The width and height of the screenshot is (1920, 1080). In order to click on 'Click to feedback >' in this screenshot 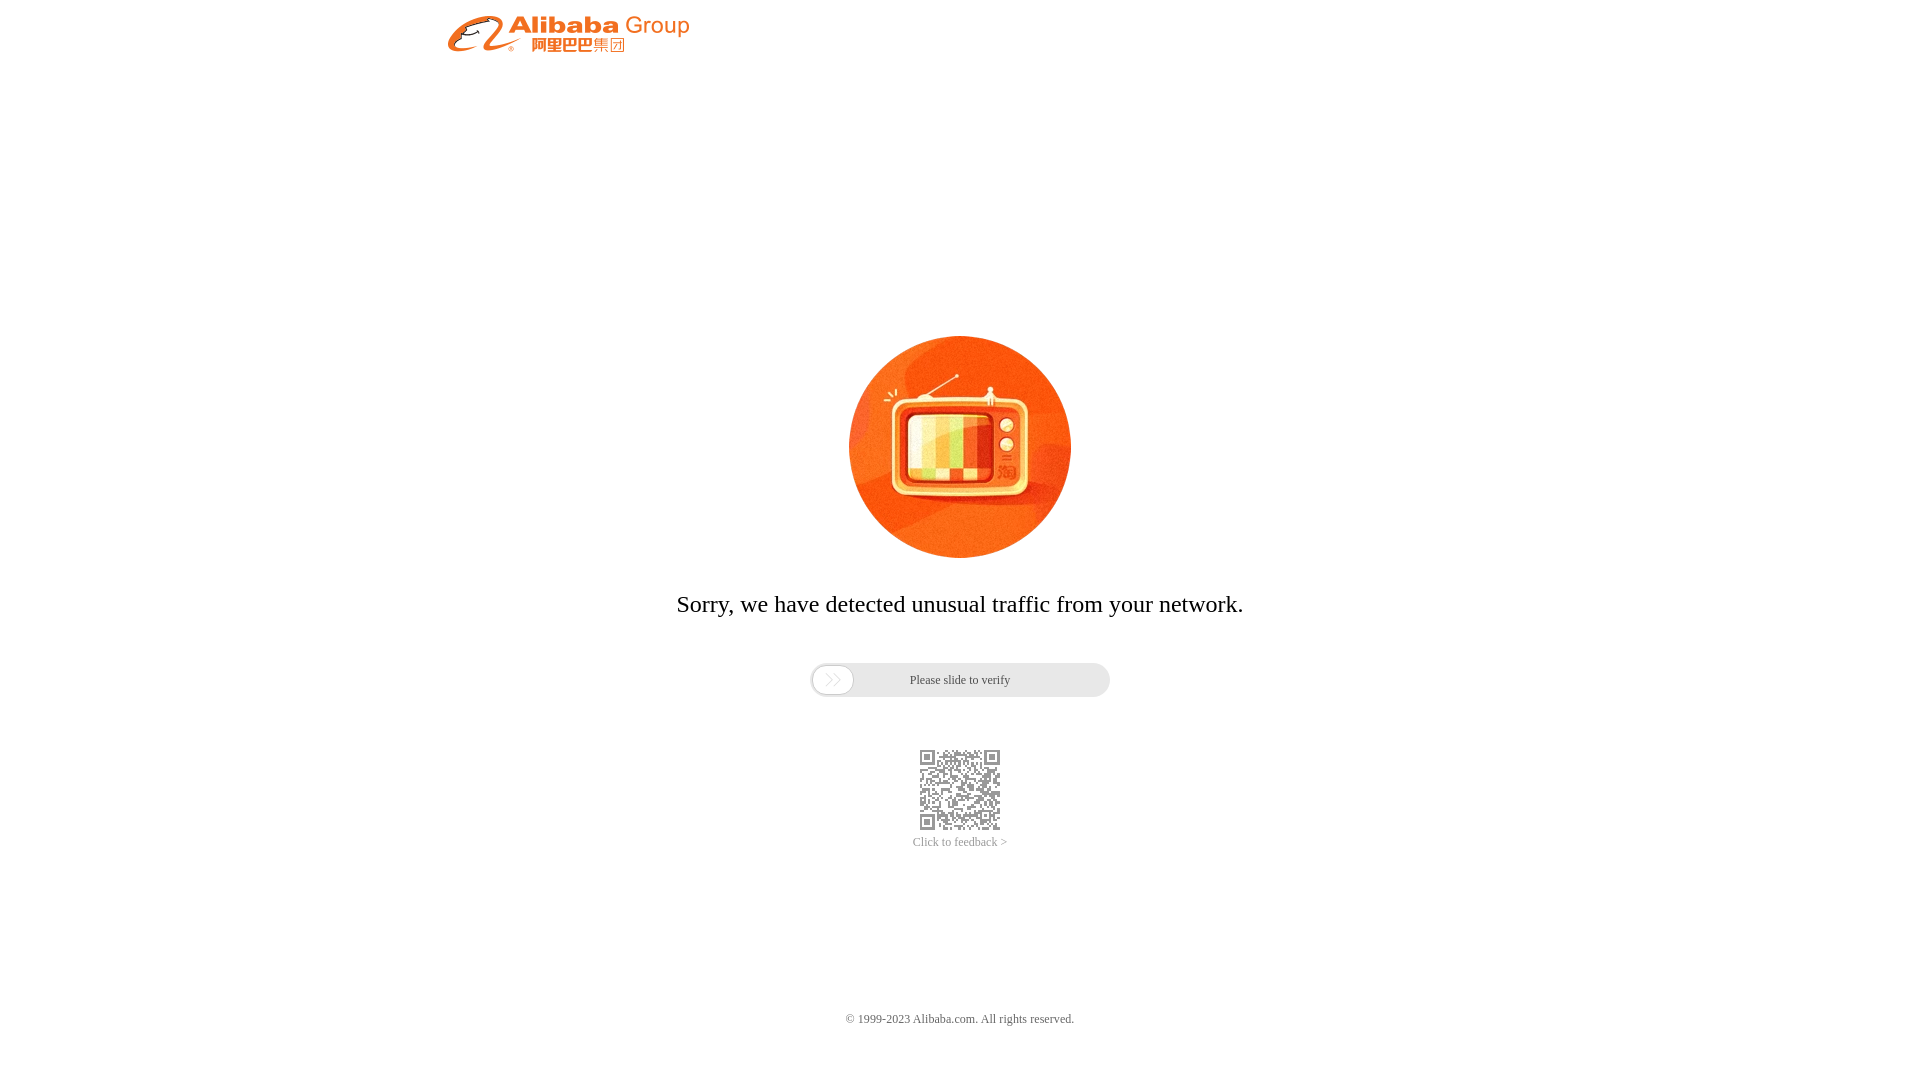, I will do `click(960, 842)`.